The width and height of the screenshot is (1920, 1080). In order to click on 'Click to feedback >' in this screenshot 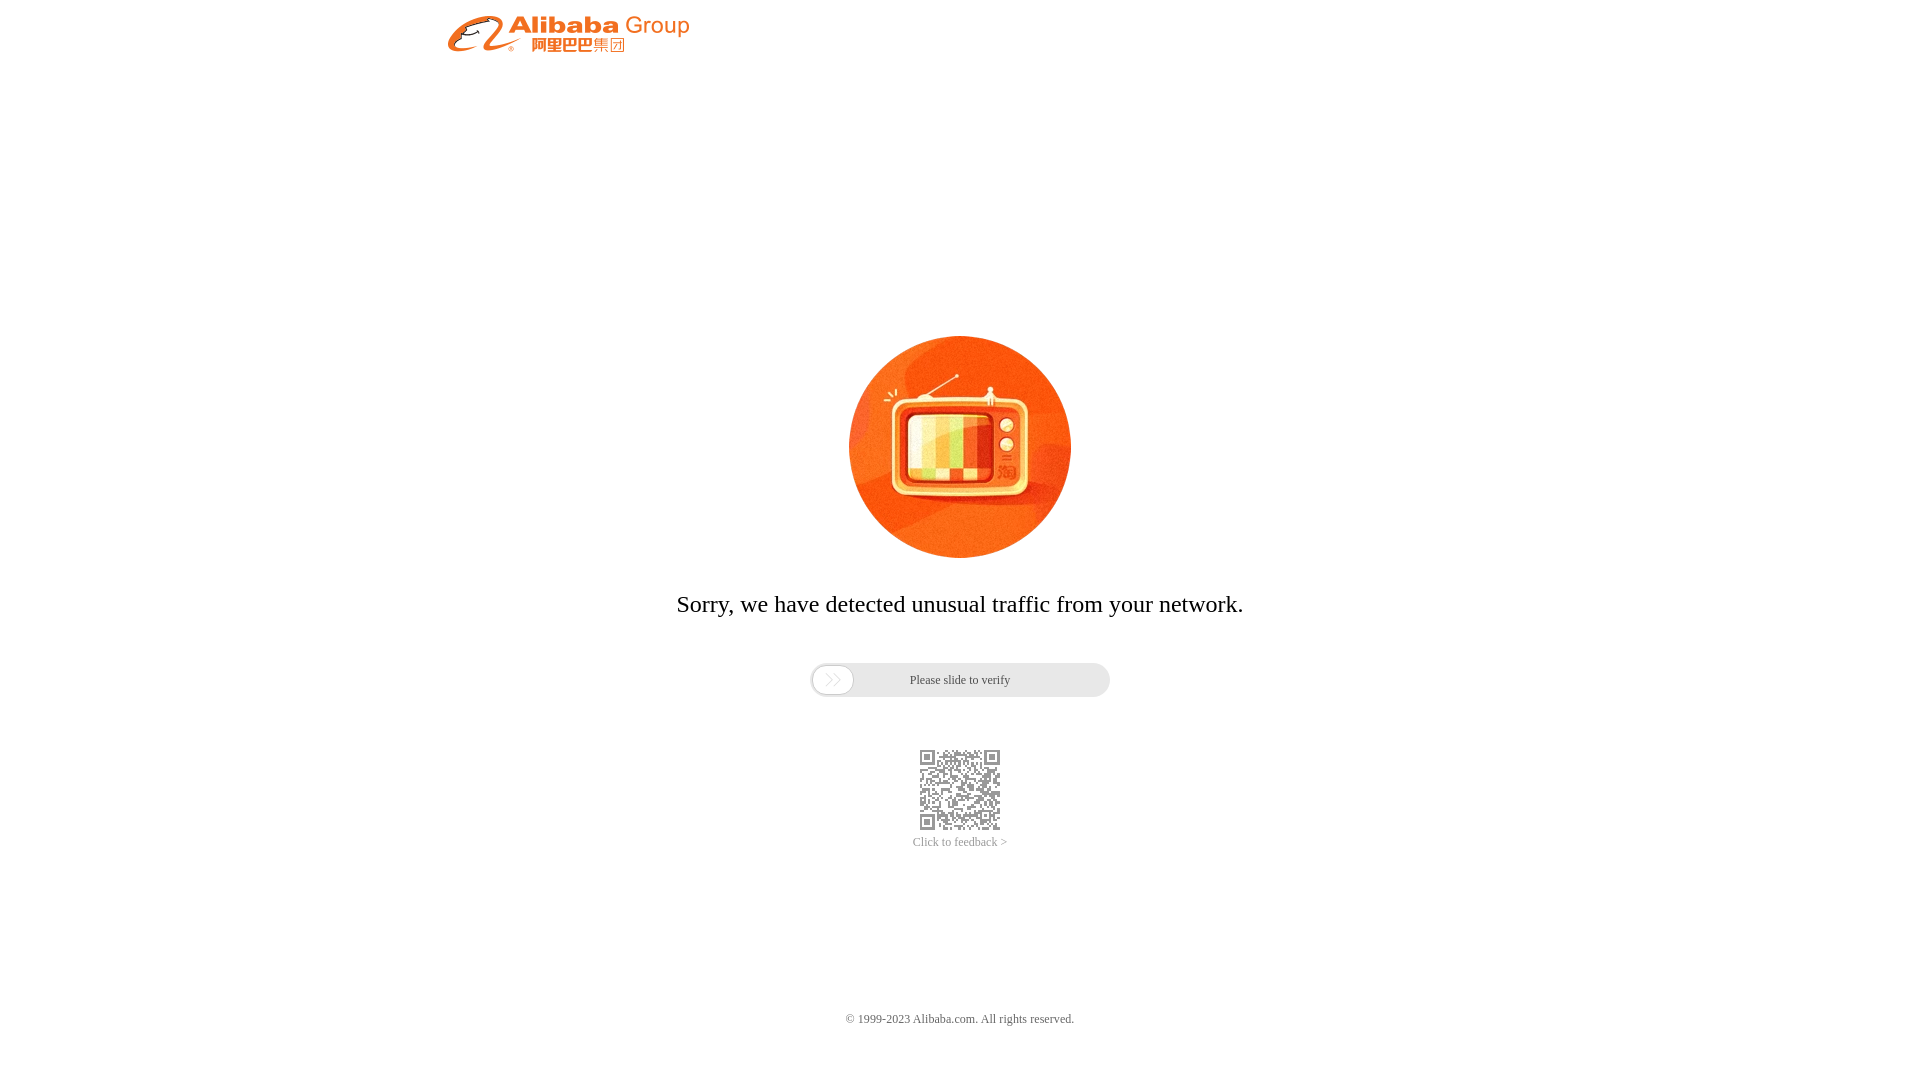, I will do `click(960, 842)`.